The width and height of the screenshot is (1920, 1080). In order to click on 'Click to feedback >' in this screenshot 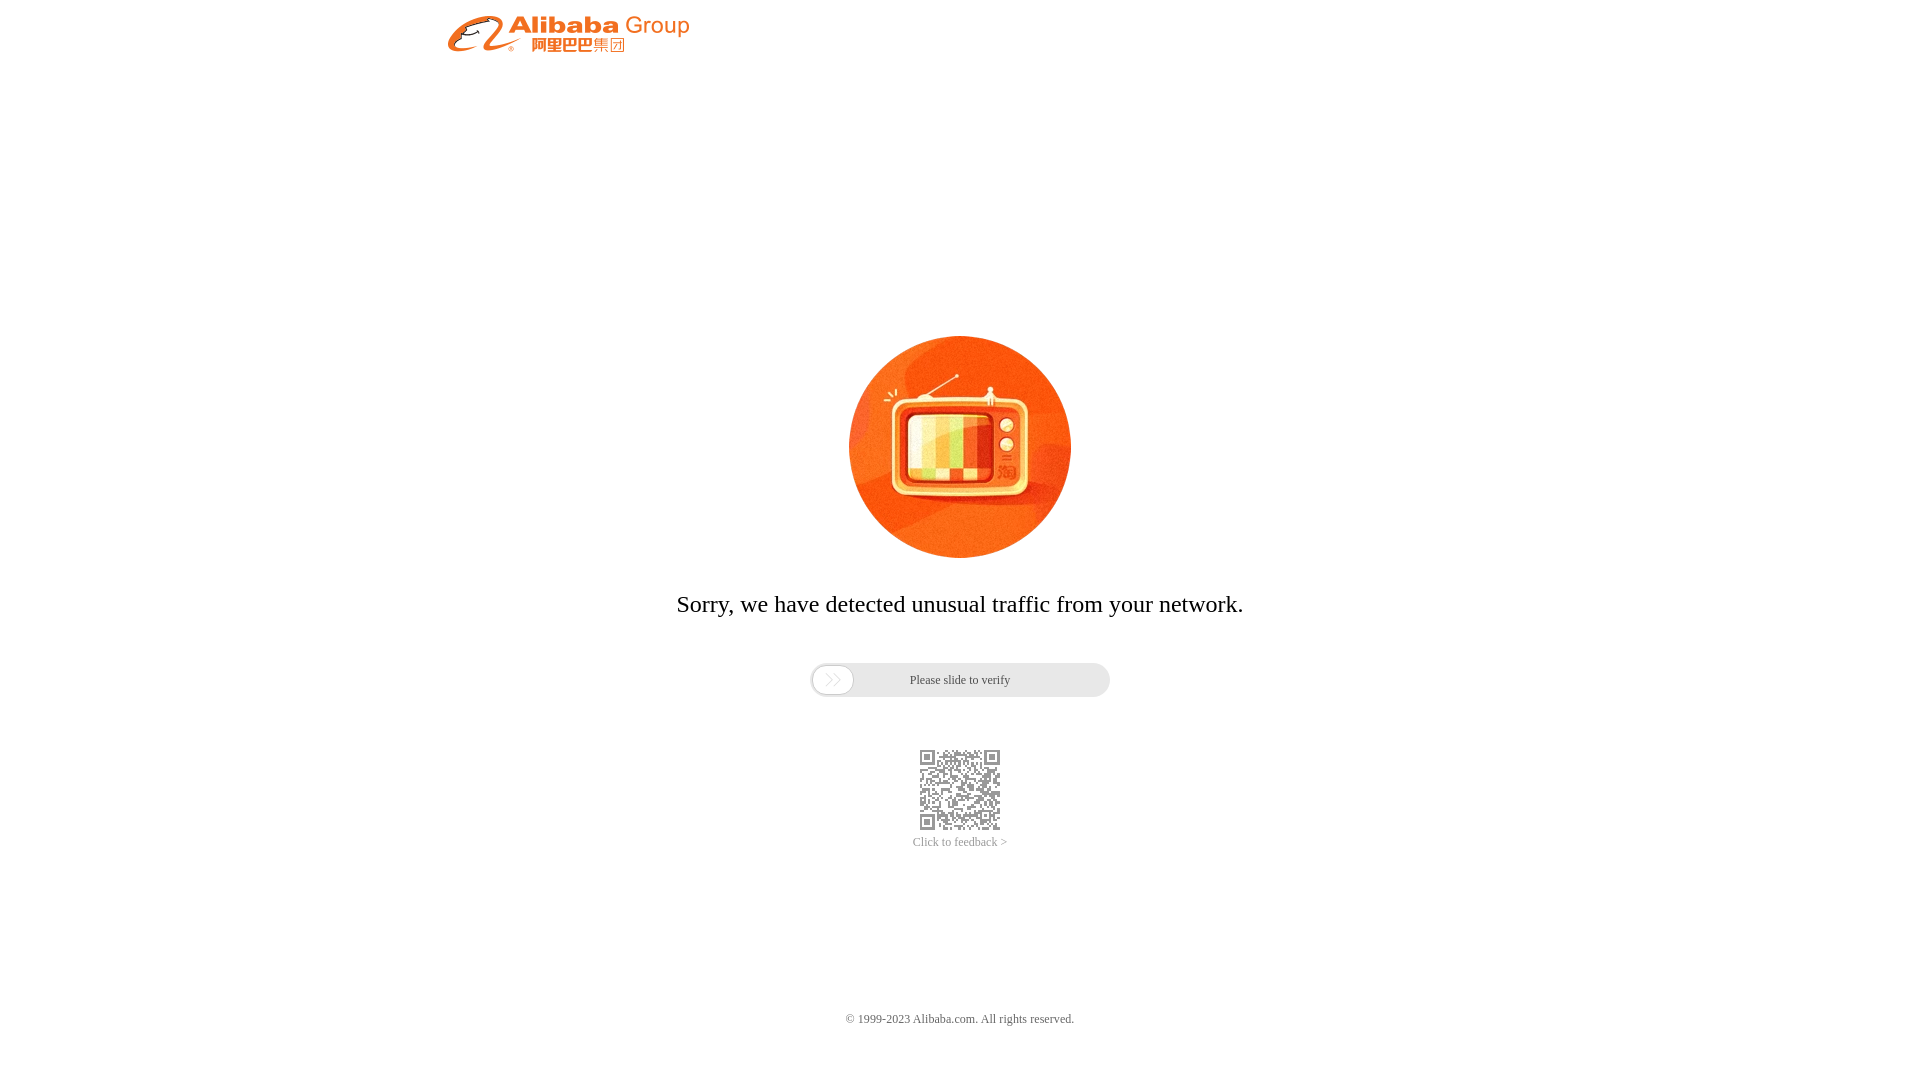, I will do `click(960, 842)`.